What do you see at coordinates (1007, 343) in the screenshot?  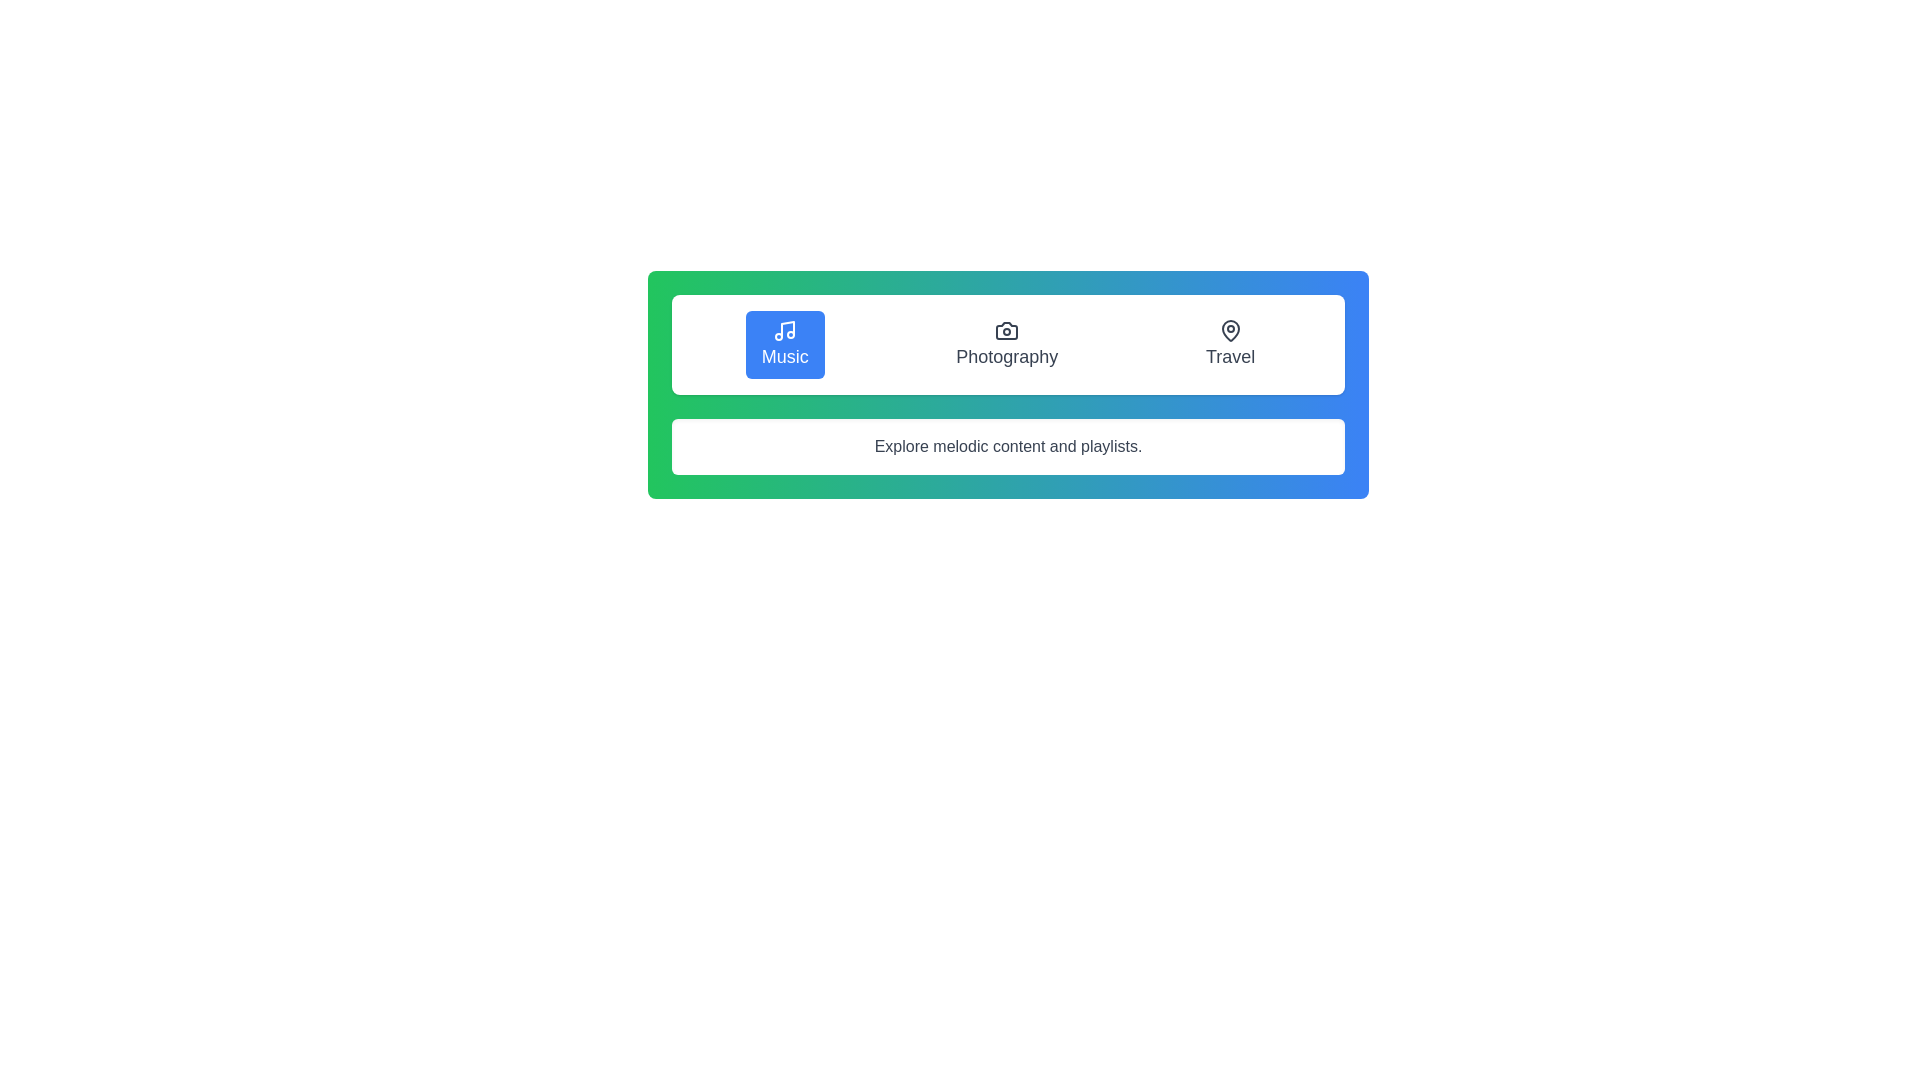 I see `the Photography tab to switch content` at bounding box center [1007, 343].